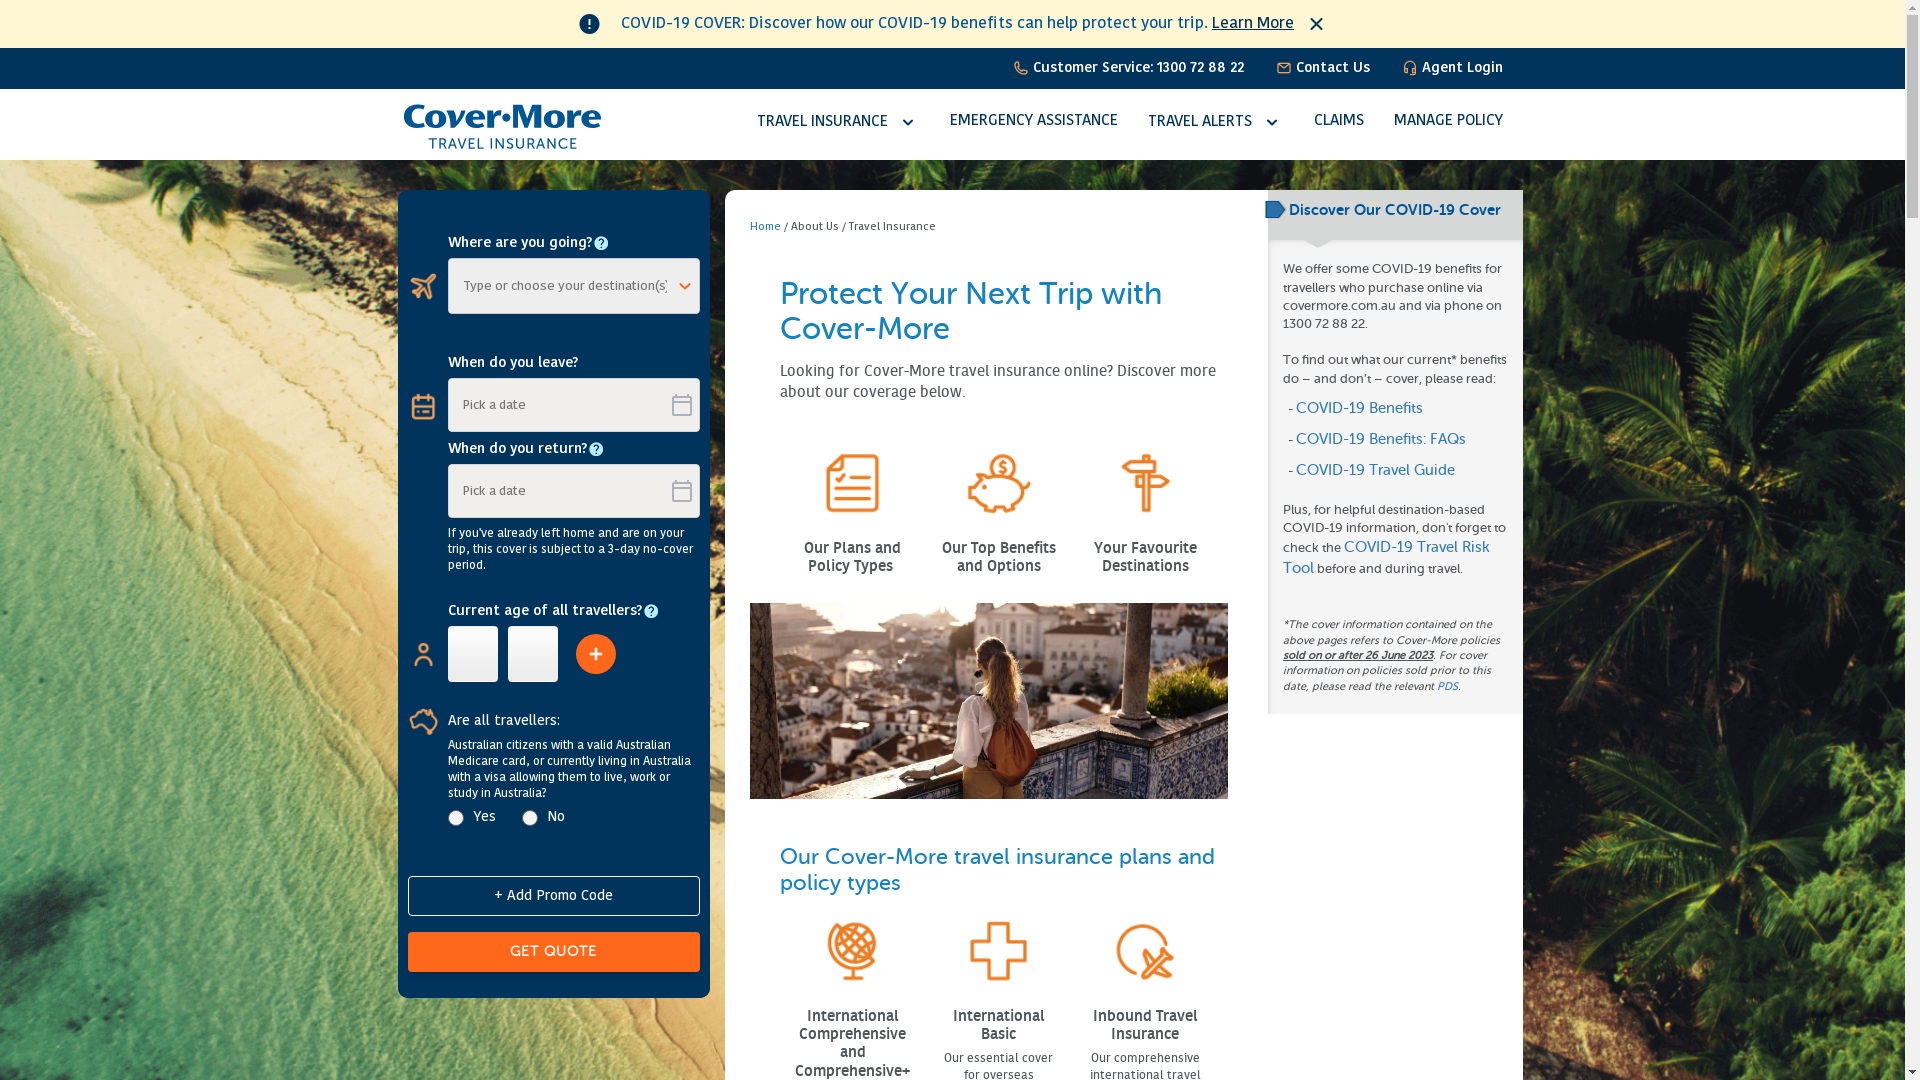 The height and width of the screenshot is (1080, 1920). I want to click on 'TRAVEL ALERTS', so click(1214, 122).